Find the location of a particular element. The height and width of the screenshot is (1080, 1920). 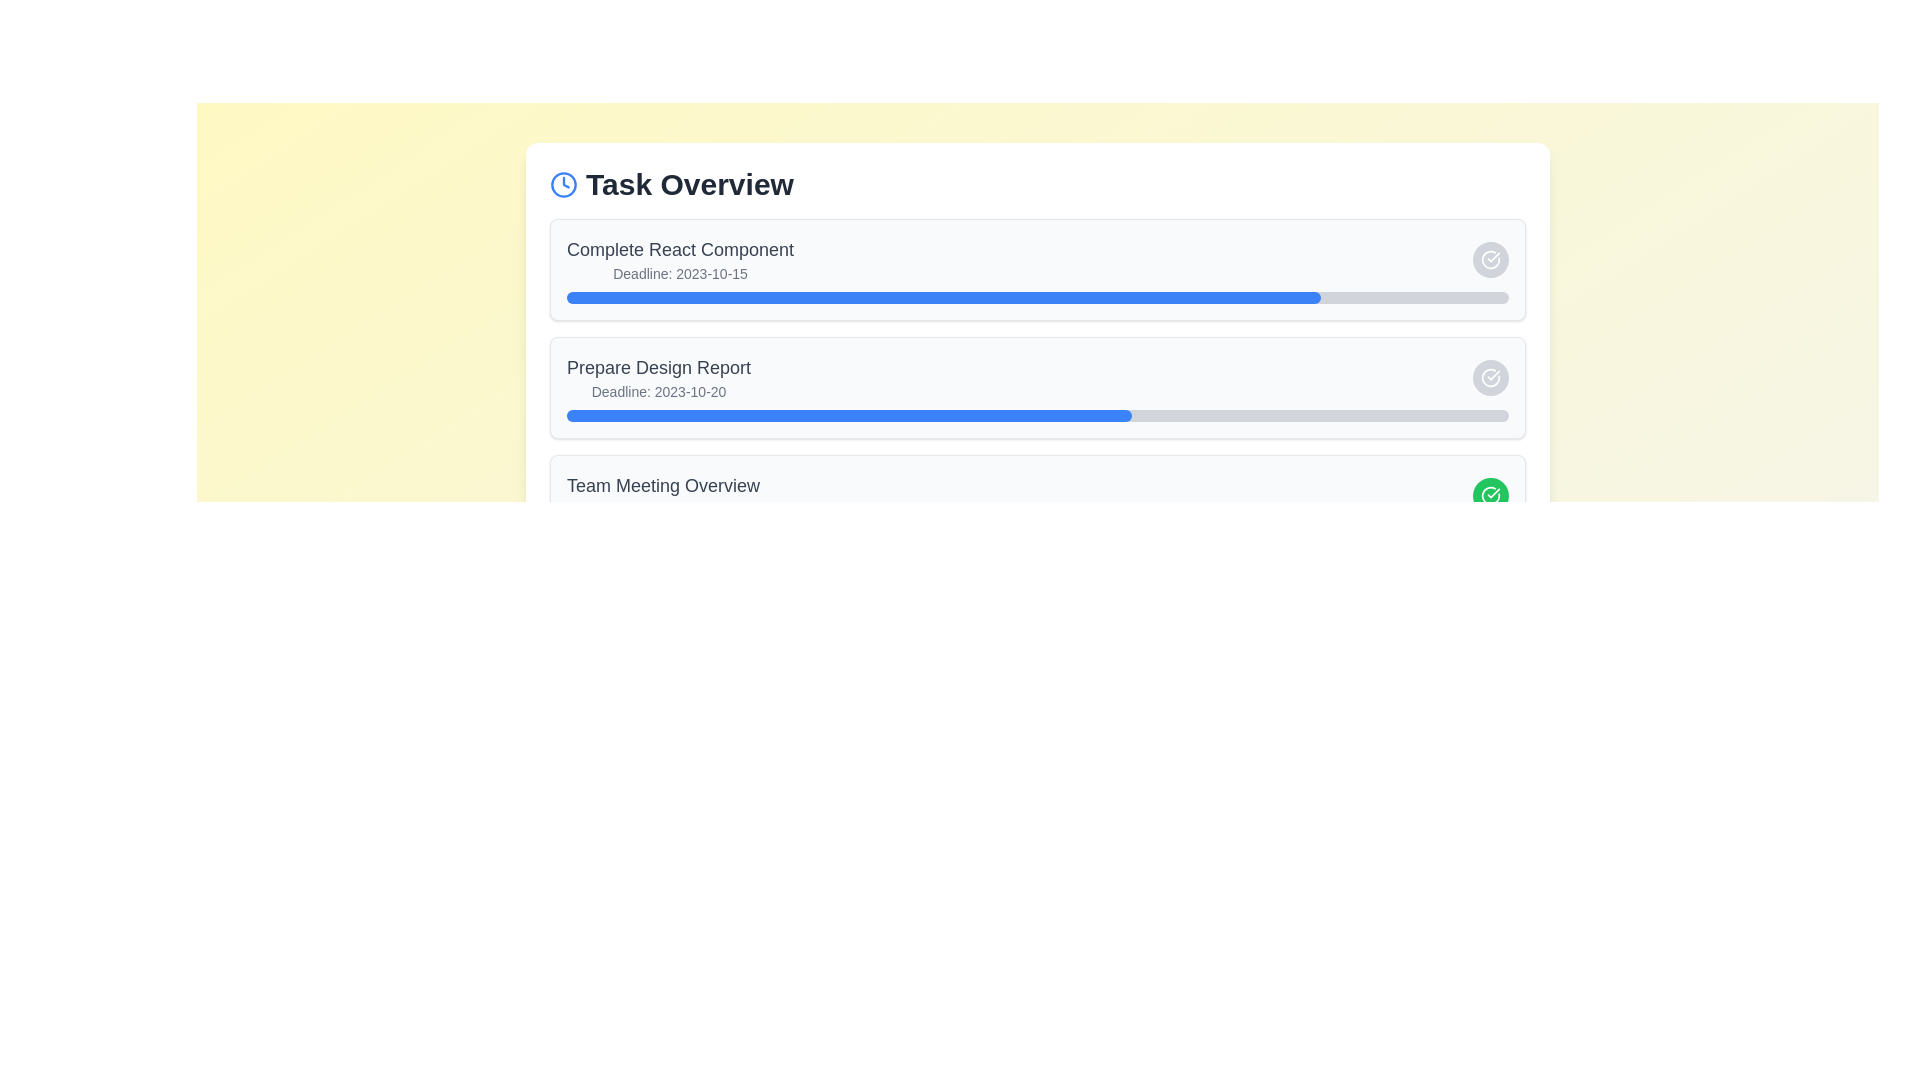

the blue circular shape within the clock icon located near the top-left corner of the task overview section is located at coordinates (563, 185).